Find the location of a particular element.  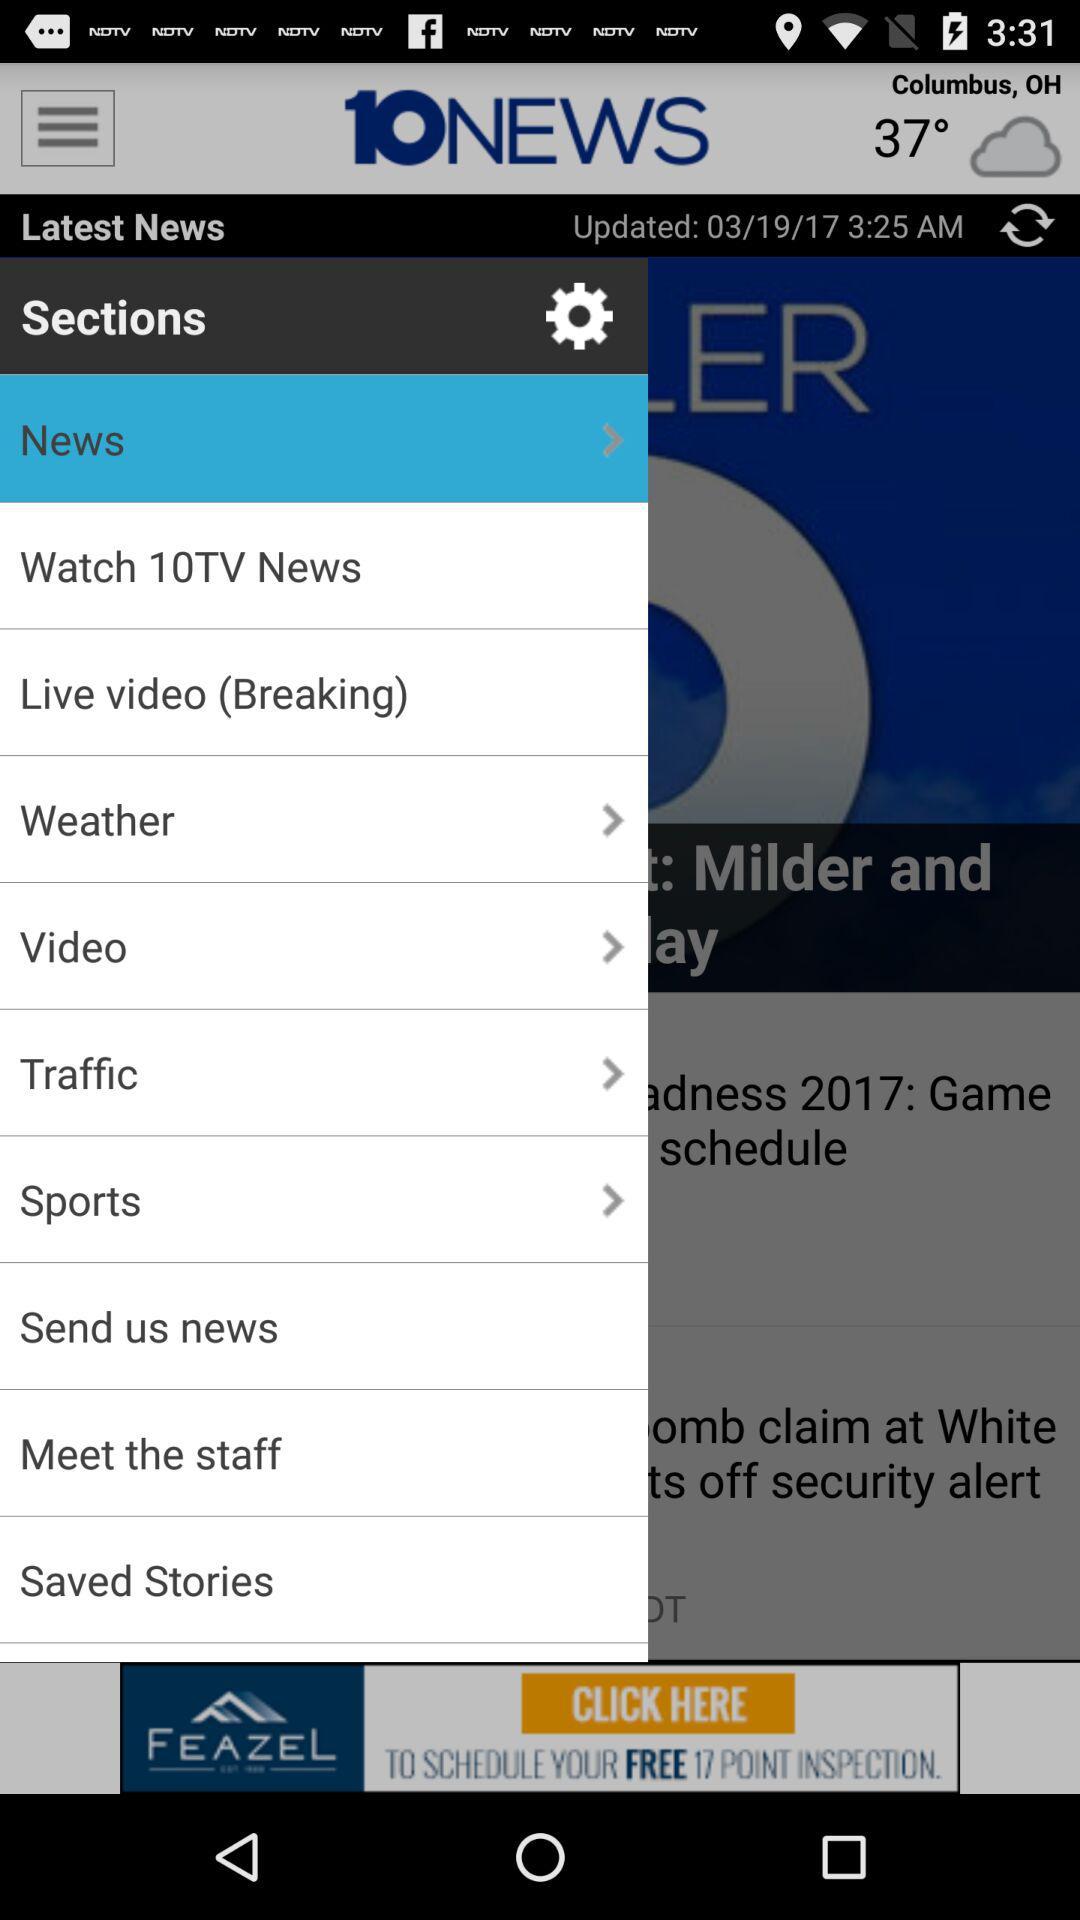

the refresh icon is located at coordinates (1027, 240).